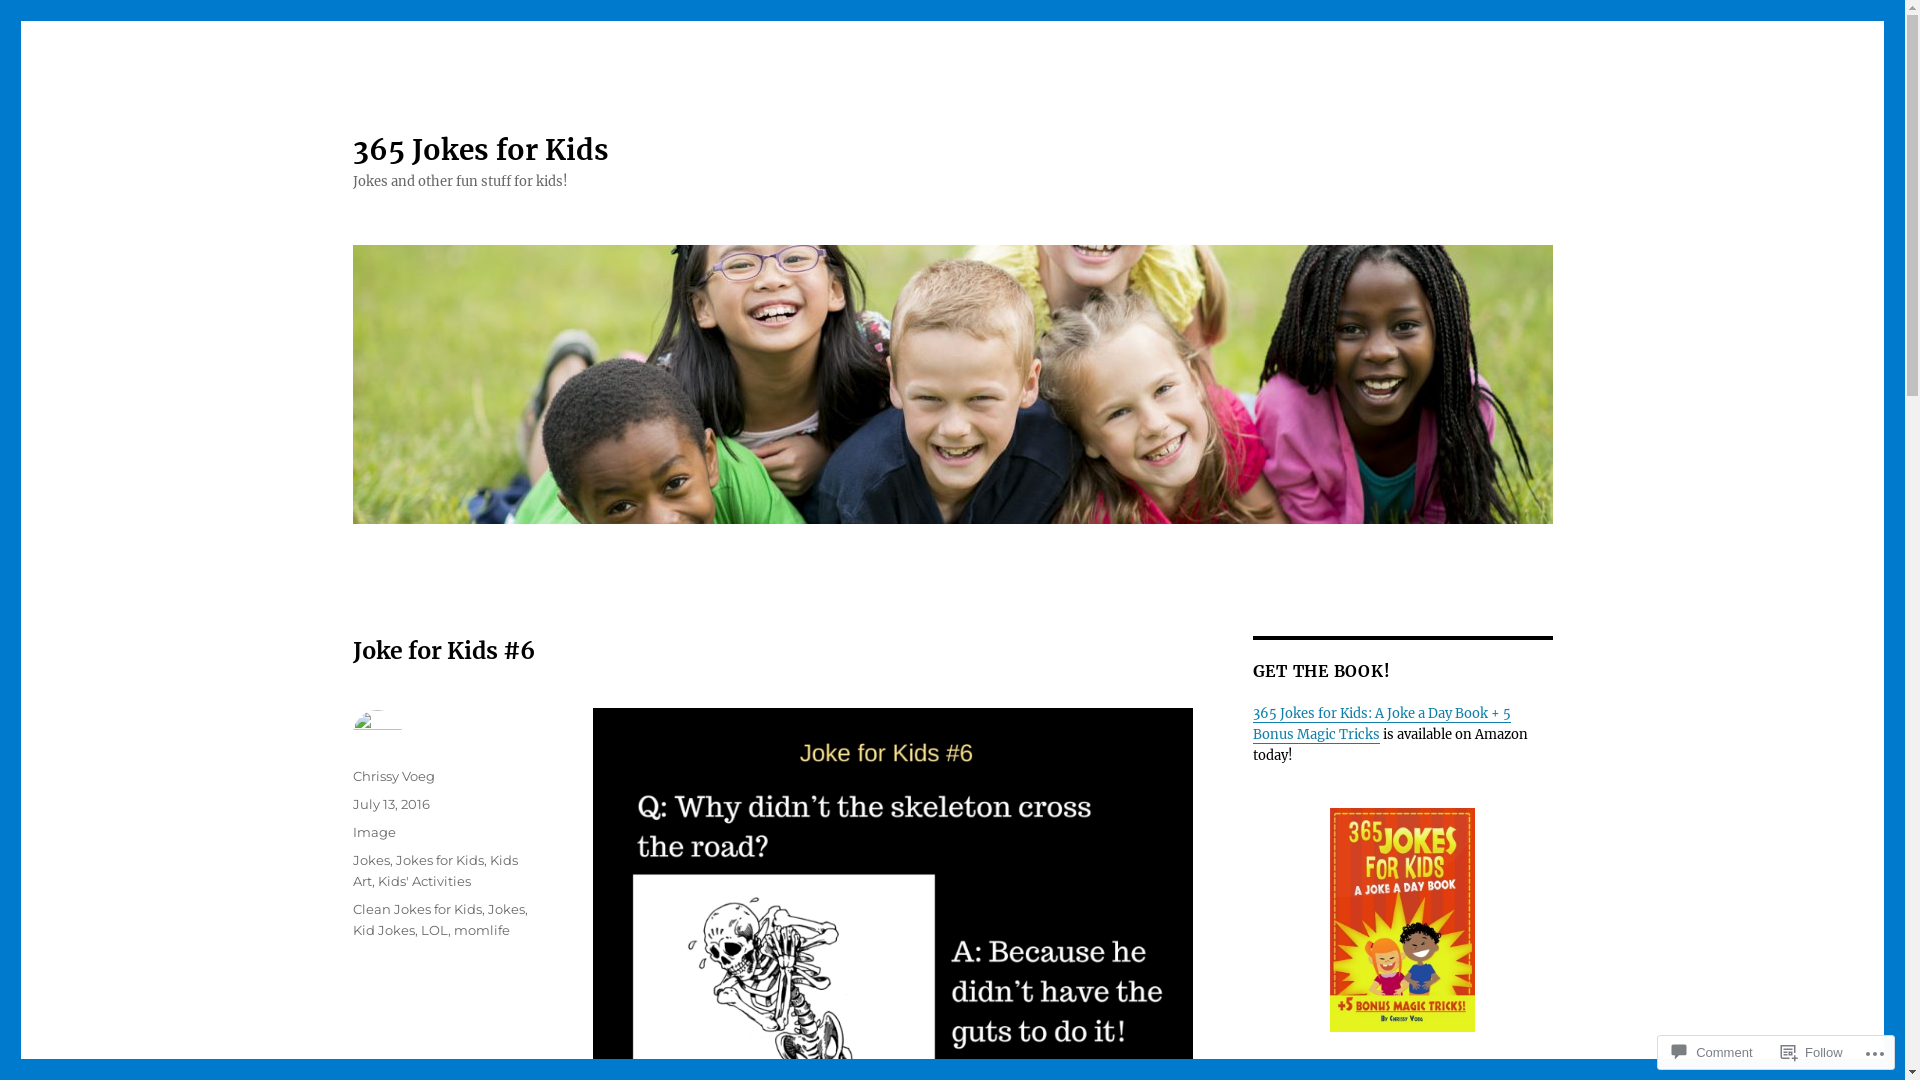 This screenshot has width=1920, height=1080. What do you see at coordinates (415, 909) in the screenshot?
I see `'Clean Jokes for Kids'` at bounding box center [415, 909].